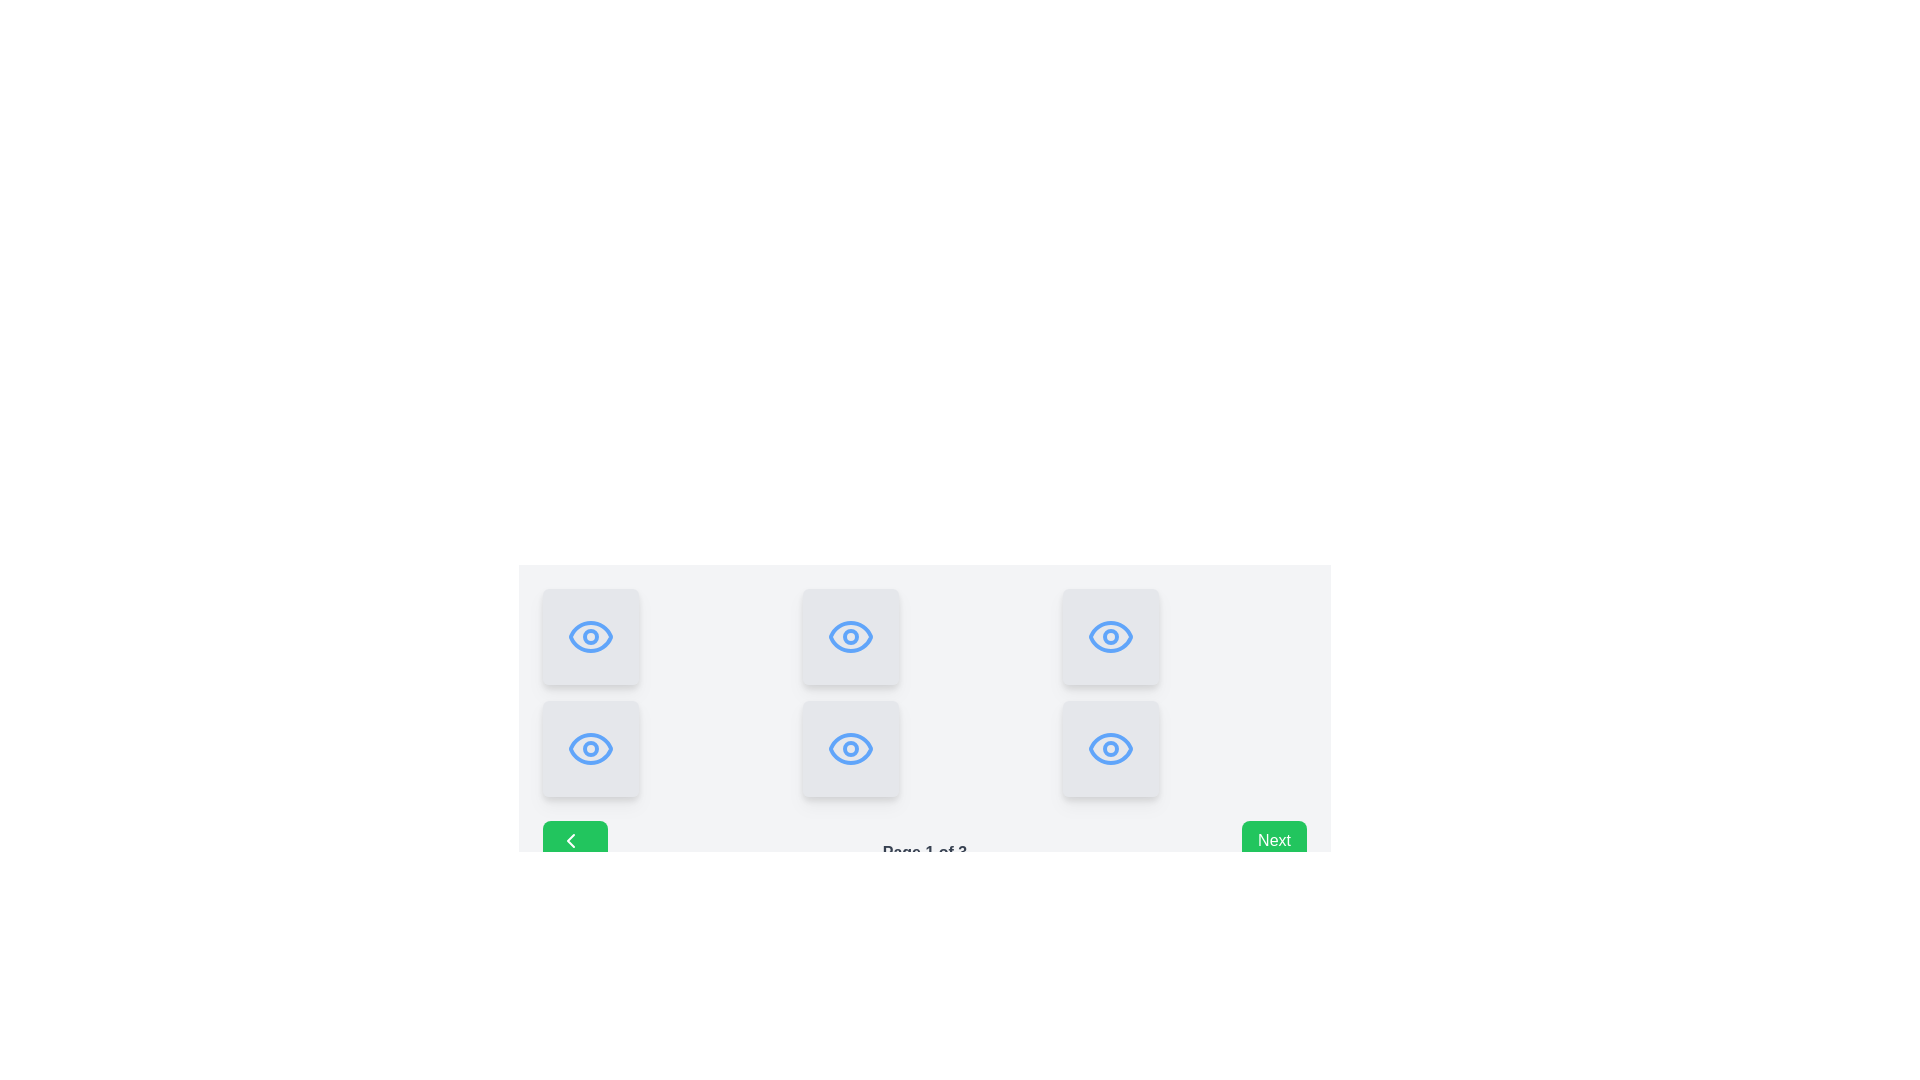 The height and width of the screenshot is (1080, 1920). I want to click on the top-left button in the 3x3 grid, which features a gray background and a blue eye icon, so click(589, 636).